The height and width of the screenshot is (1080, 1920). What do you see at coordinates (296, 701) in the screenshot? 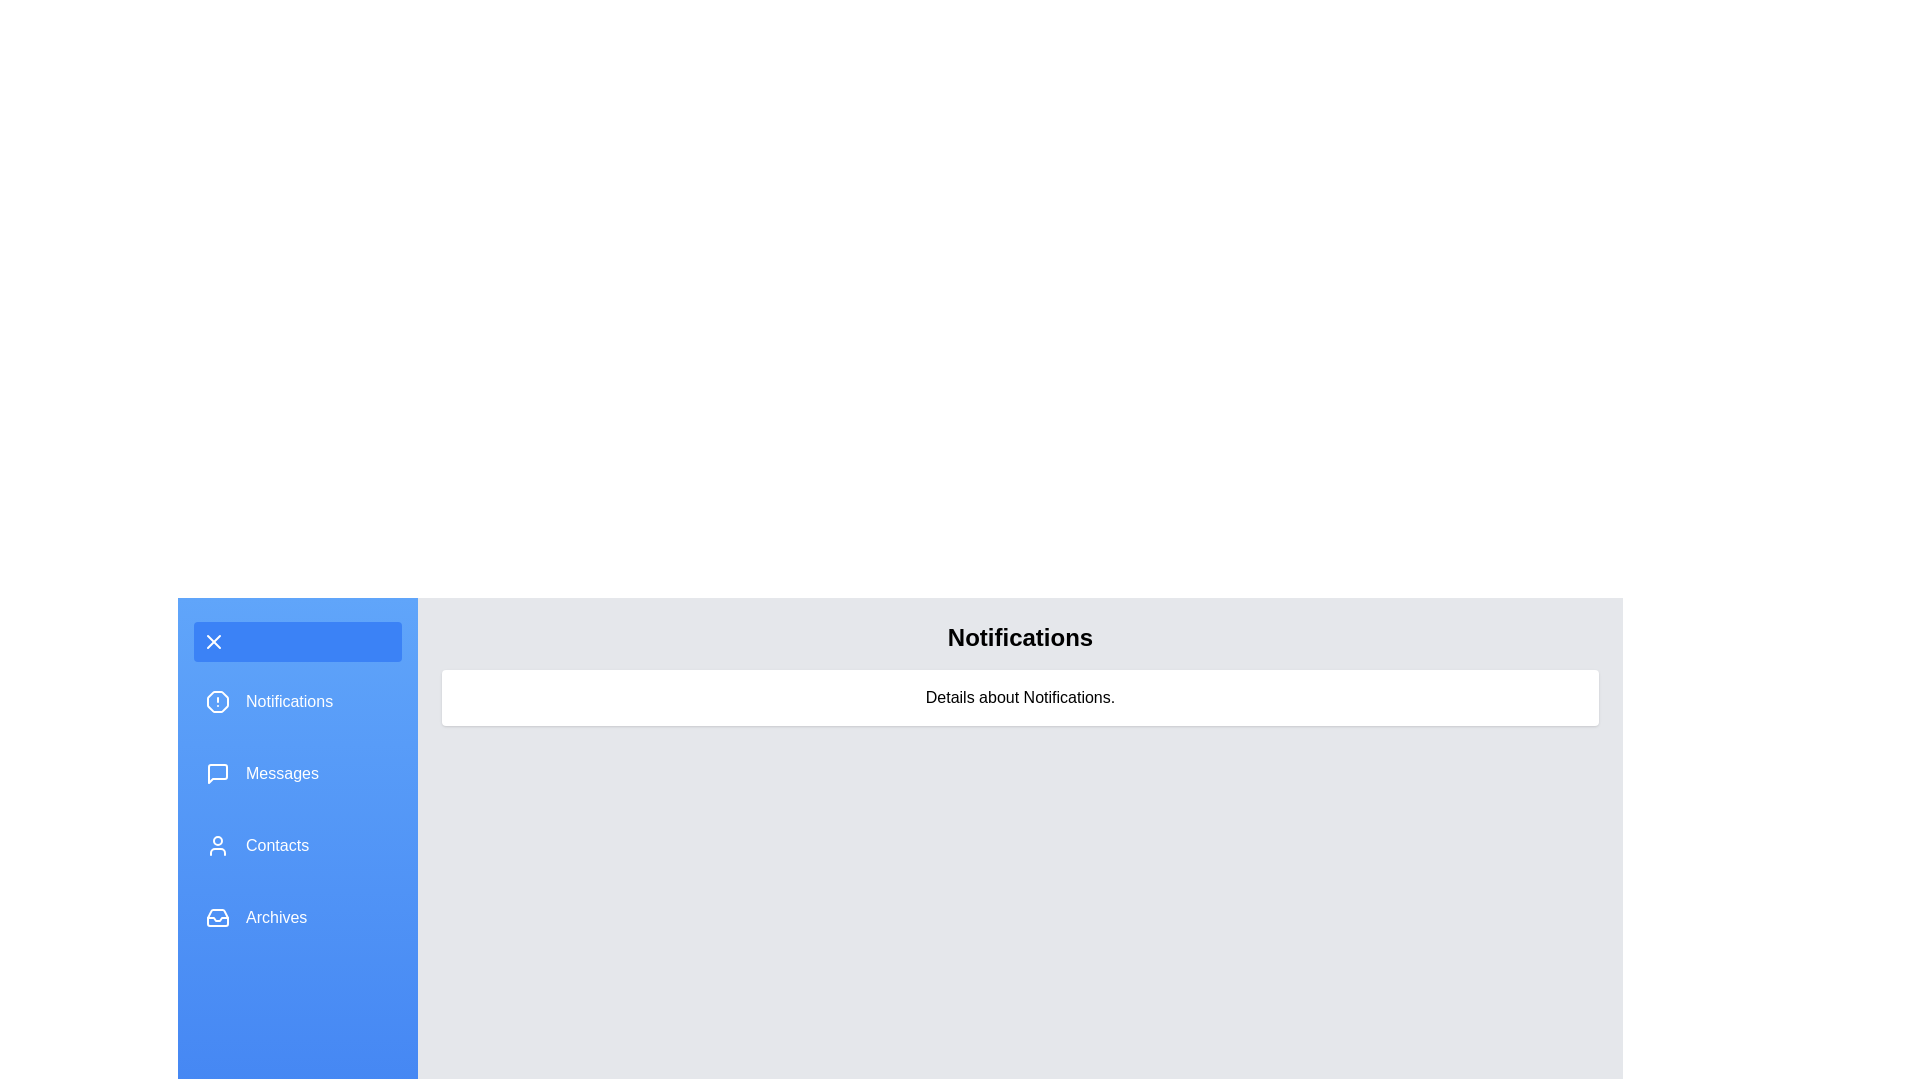
I see `the menu item Notifications to provide visual feedback` at bounding box center [296, 701].